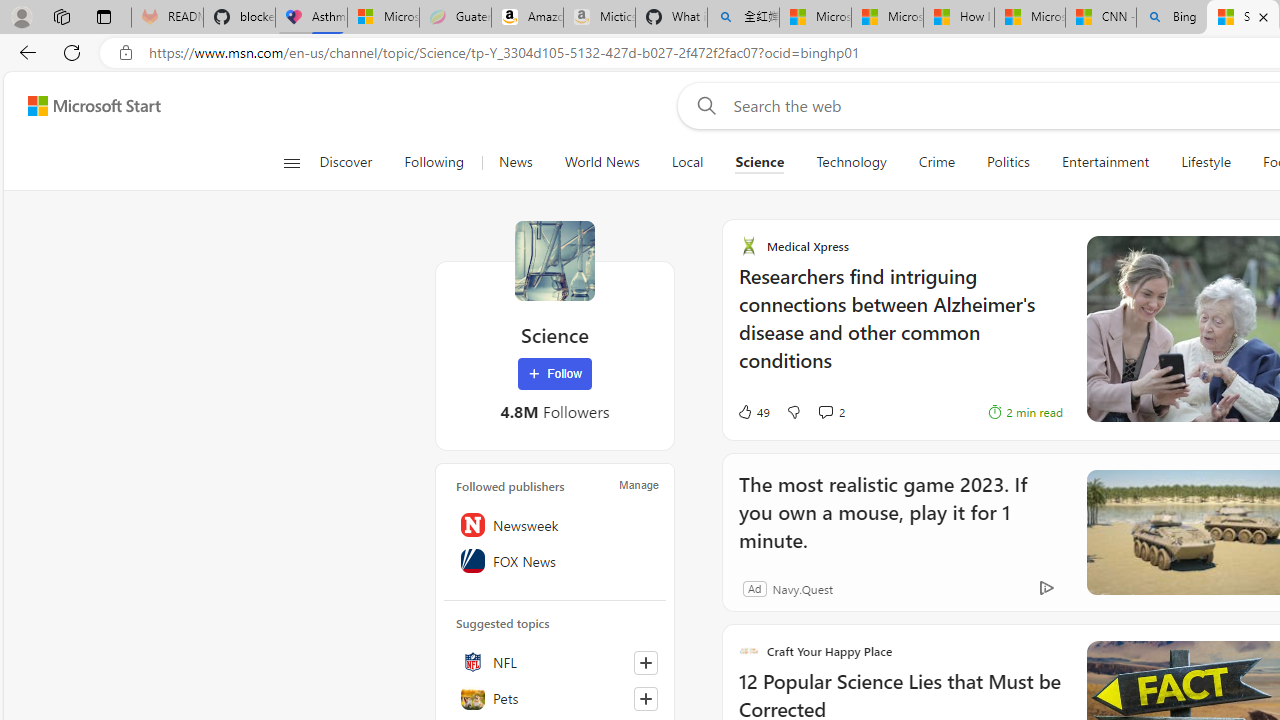 The width and height of the screenshot is (1280, 720). What do you see at coordinates (851, 162) in the screenshot?
I see `'Technology'` at bounding box center [851, 162].